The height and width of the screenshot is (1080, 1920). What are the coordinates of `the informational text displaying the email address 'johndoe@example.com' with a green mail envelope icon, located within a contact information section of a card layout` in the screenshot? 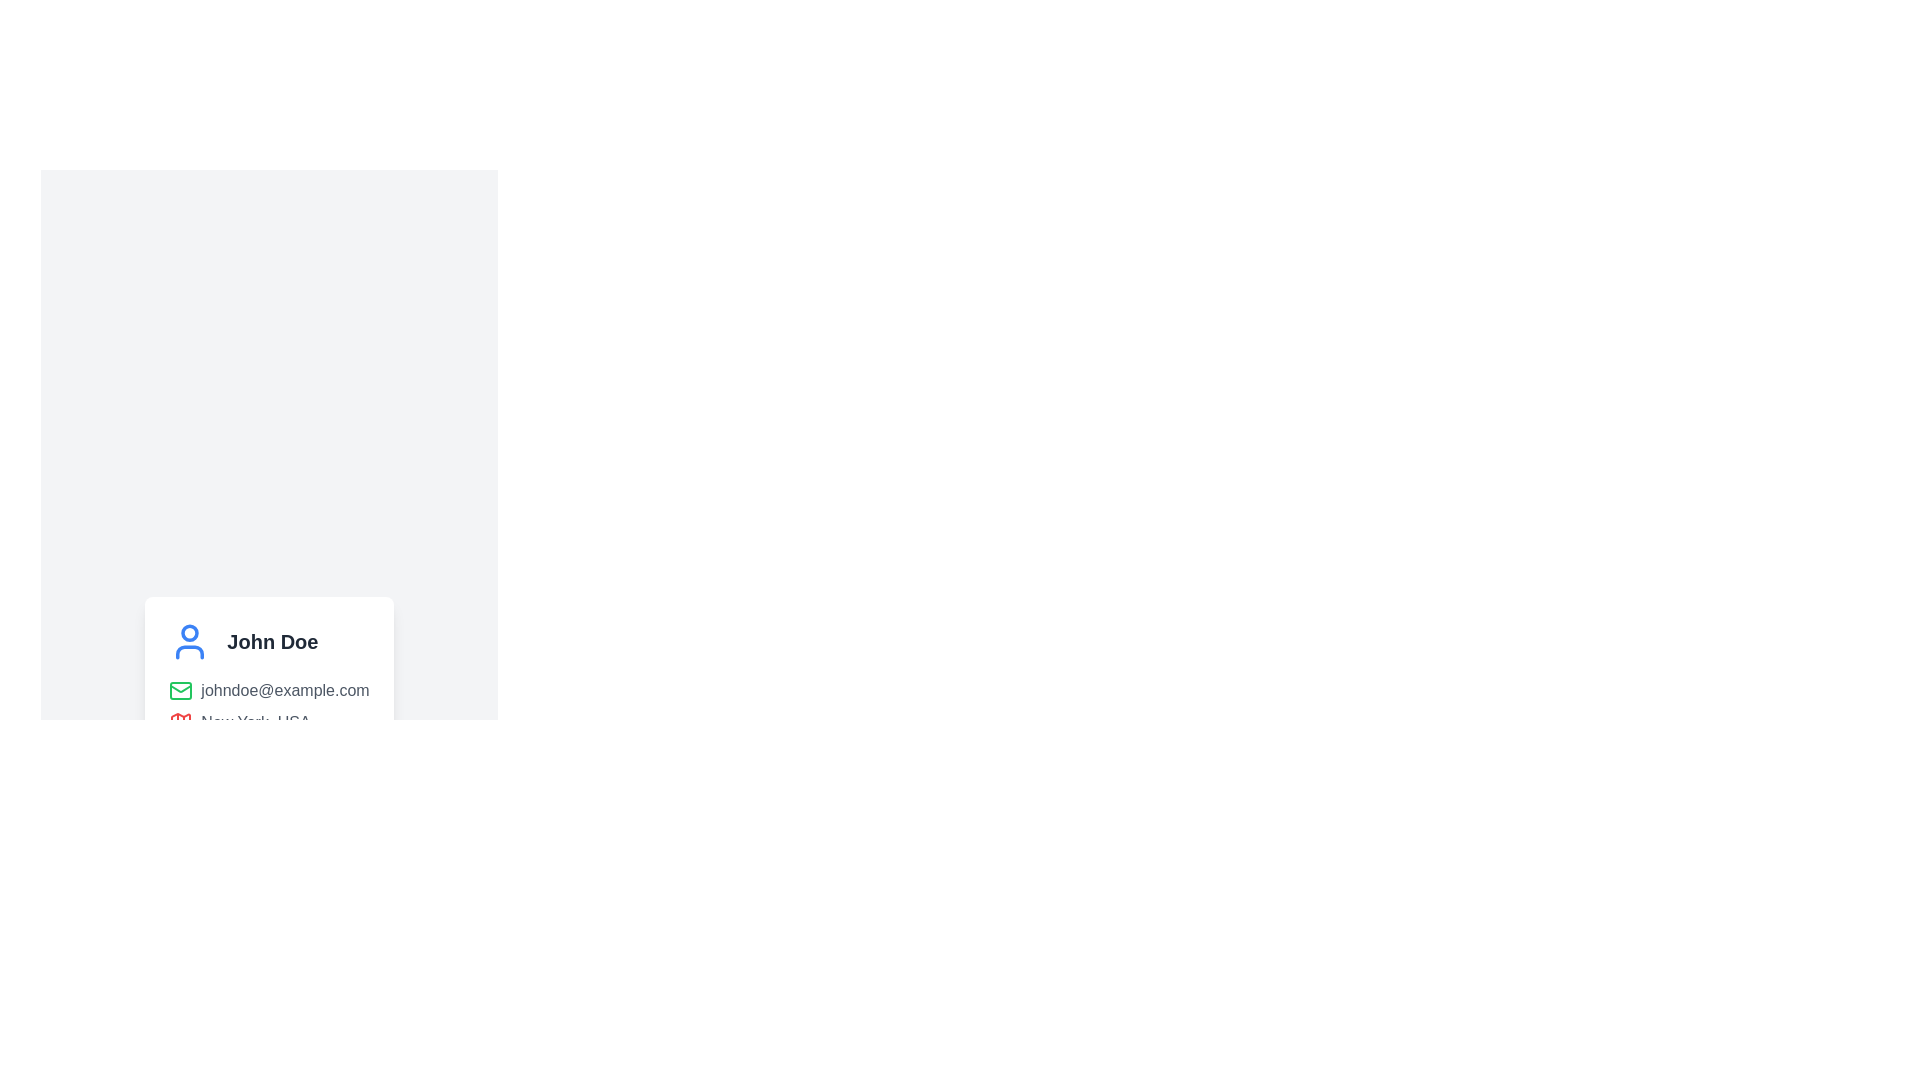 It's located at (268, 689).